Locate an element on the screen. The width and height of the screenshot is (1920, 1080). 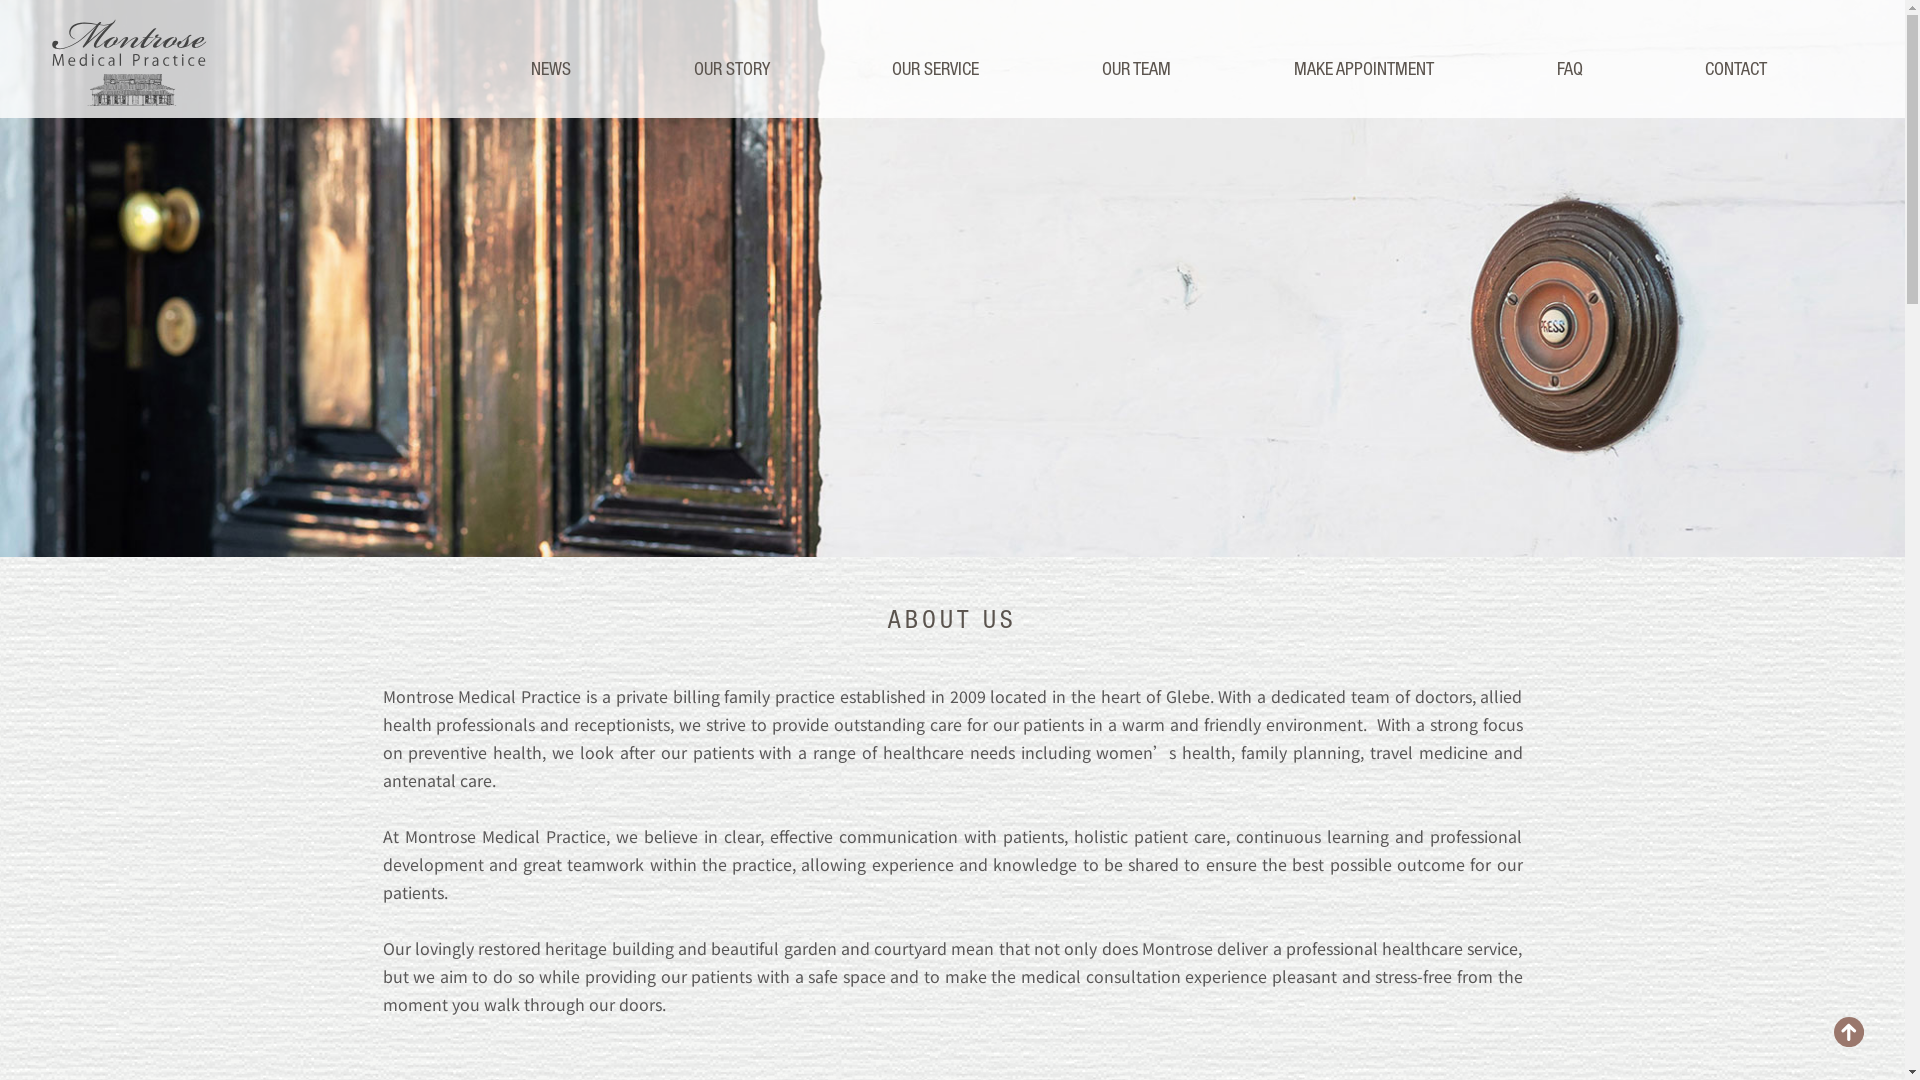
'MAKE APPOINTMENT' is located at coordinates (1362, 68).